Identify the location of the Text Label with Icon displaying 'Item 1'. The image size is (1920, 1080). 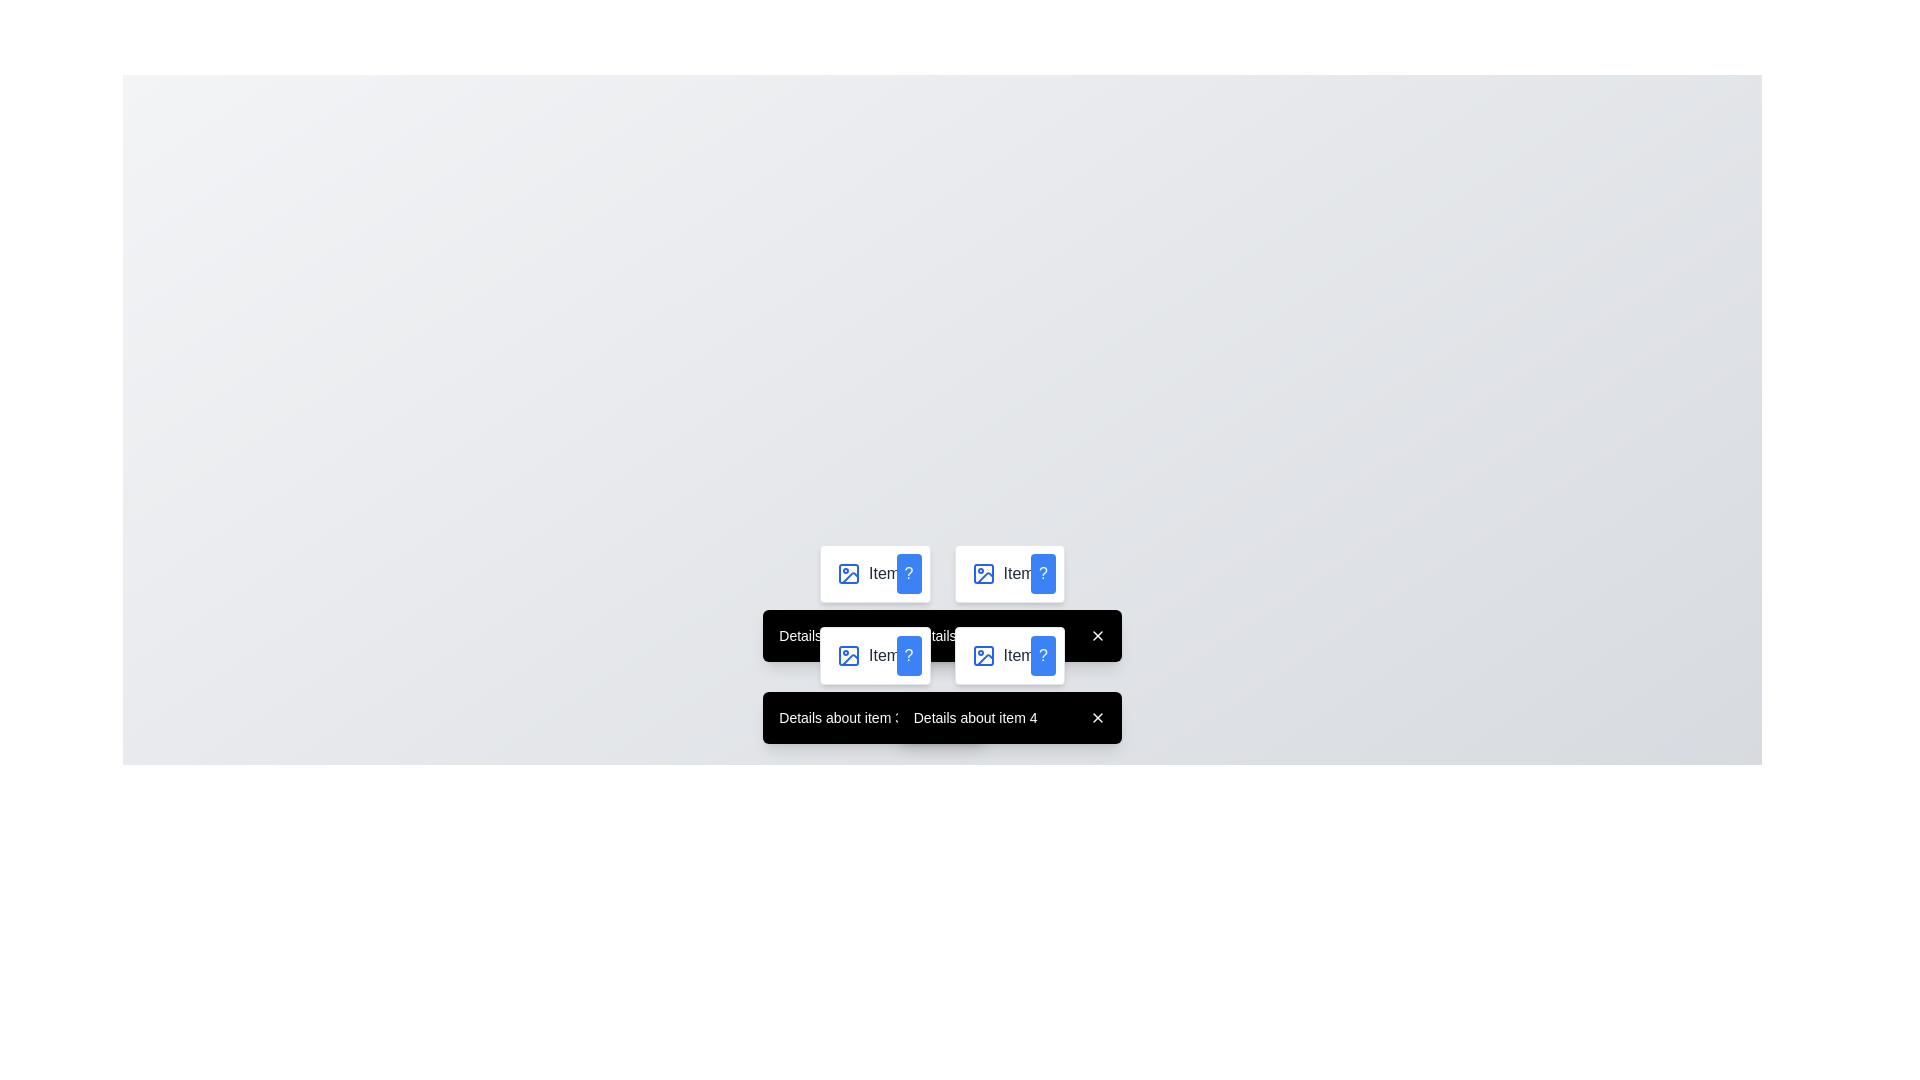
(875, 574).